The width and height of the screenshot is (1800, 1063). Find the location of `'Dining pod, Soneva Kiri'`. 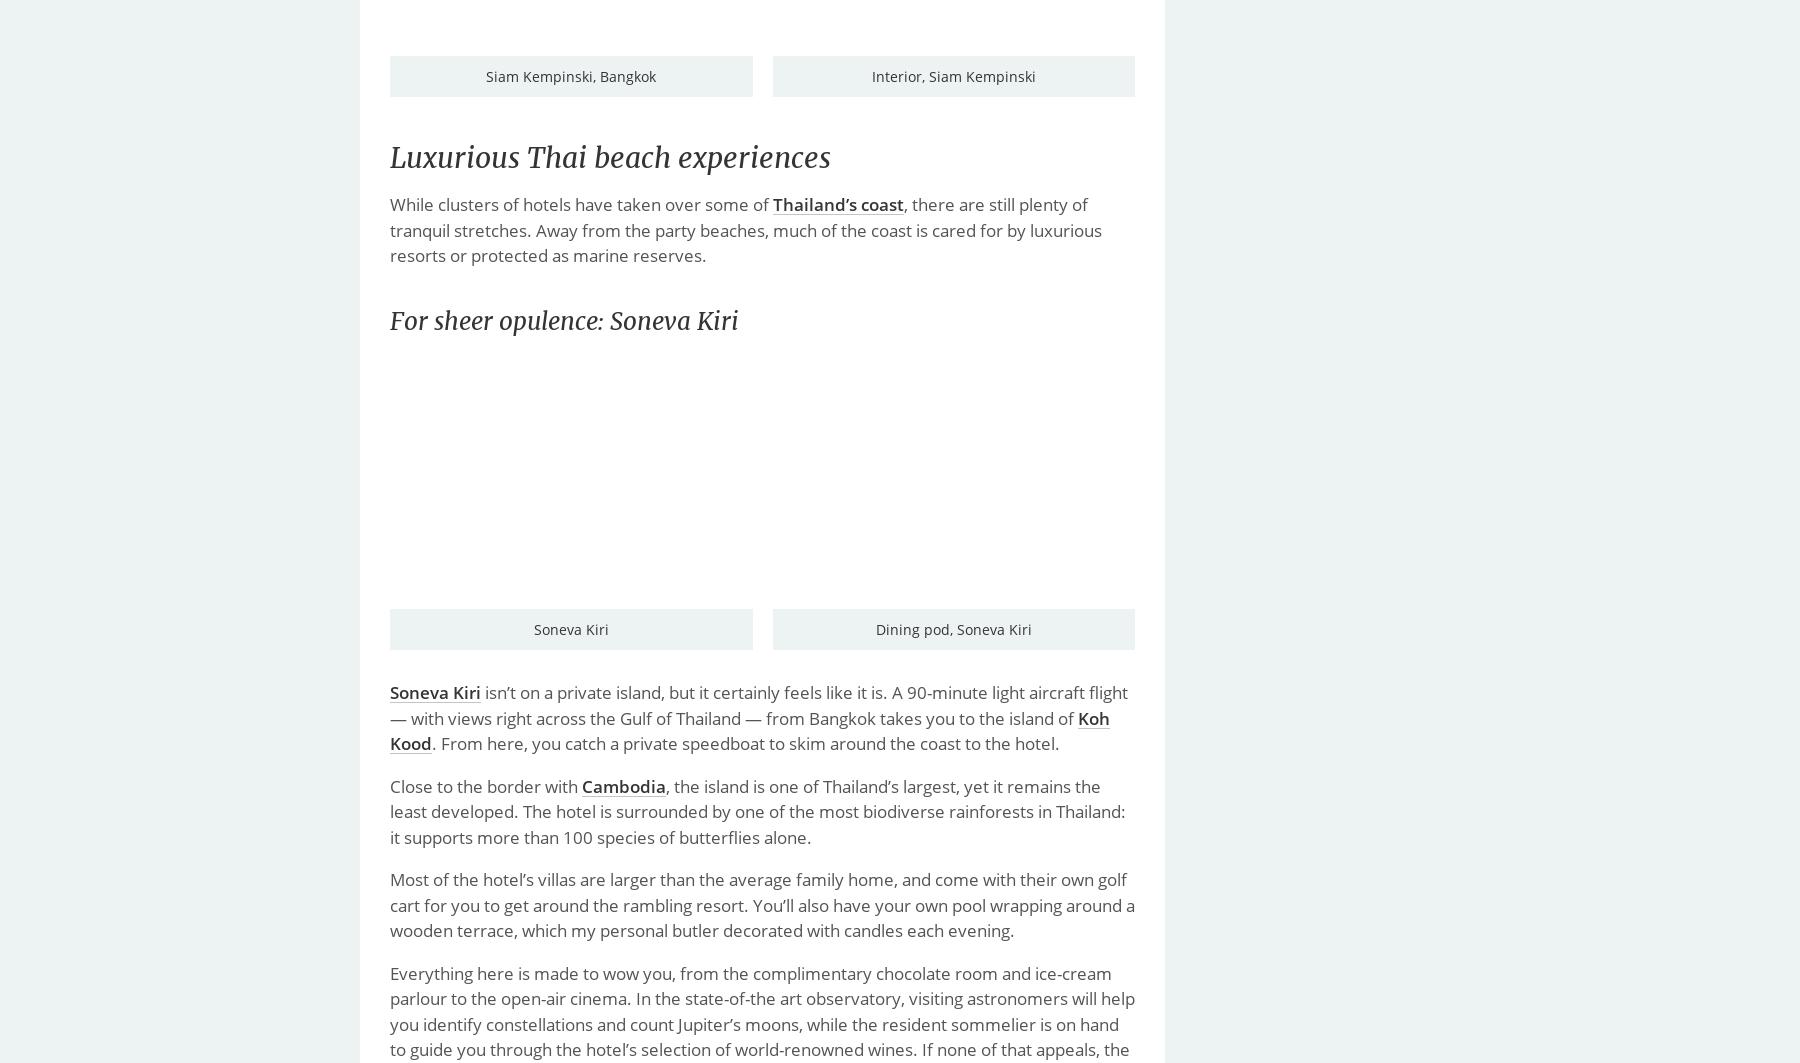

'Dining pod, Soneva Kiri' is located at coordinates (951, 628).